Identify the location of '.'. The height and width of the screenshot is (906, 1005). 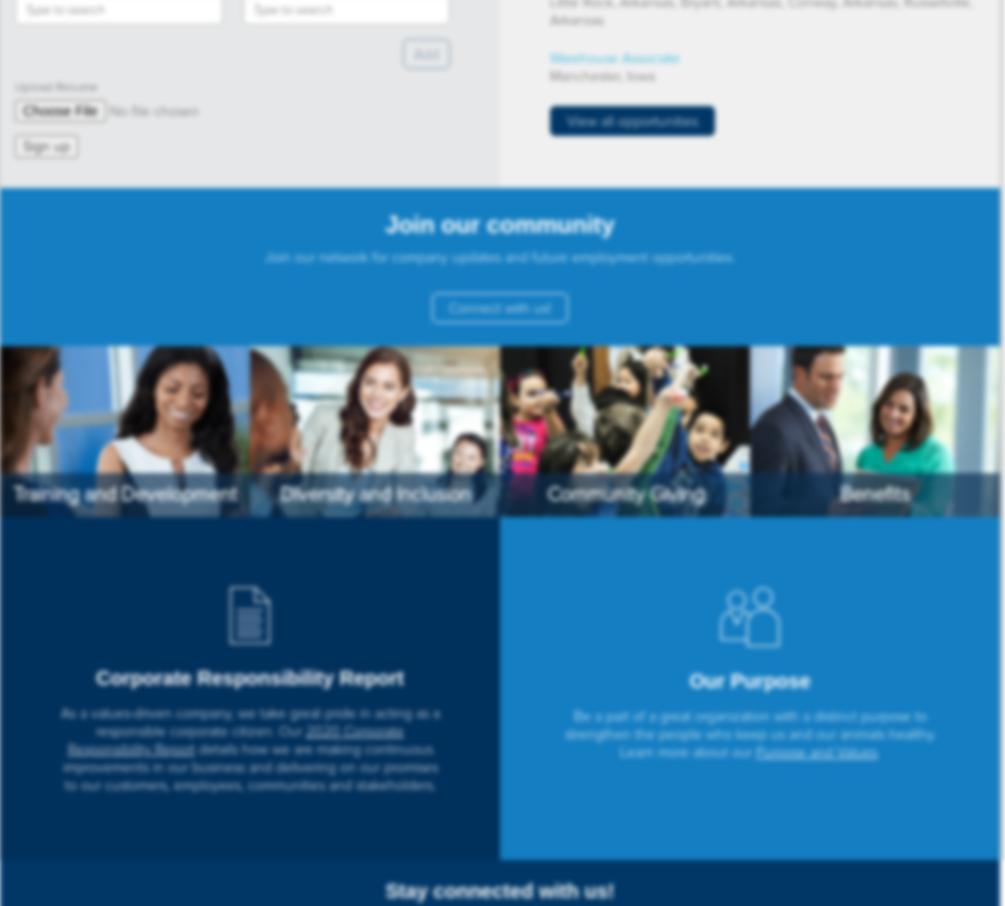
(877, 751).